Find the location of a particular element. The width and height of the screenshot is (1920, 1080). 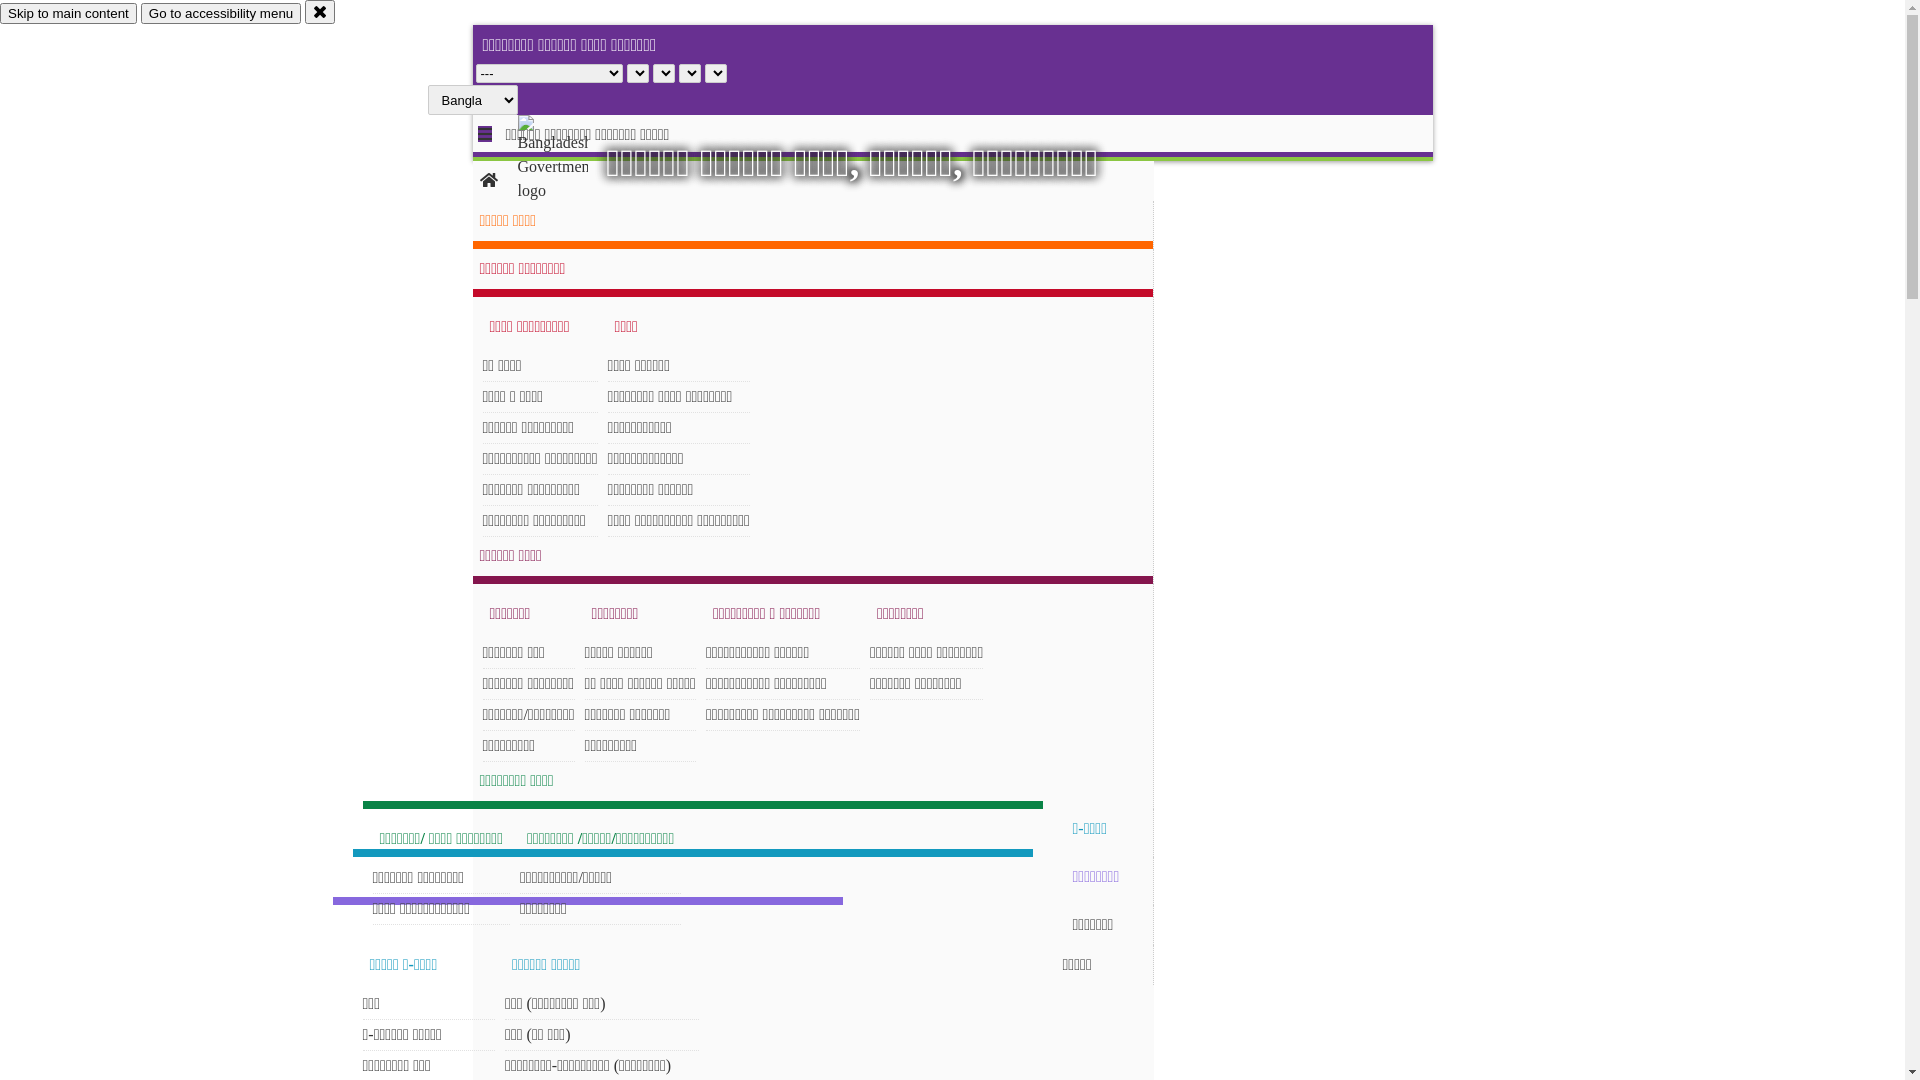

'Go to accessibility menu' is located at coordinates (220, 13).